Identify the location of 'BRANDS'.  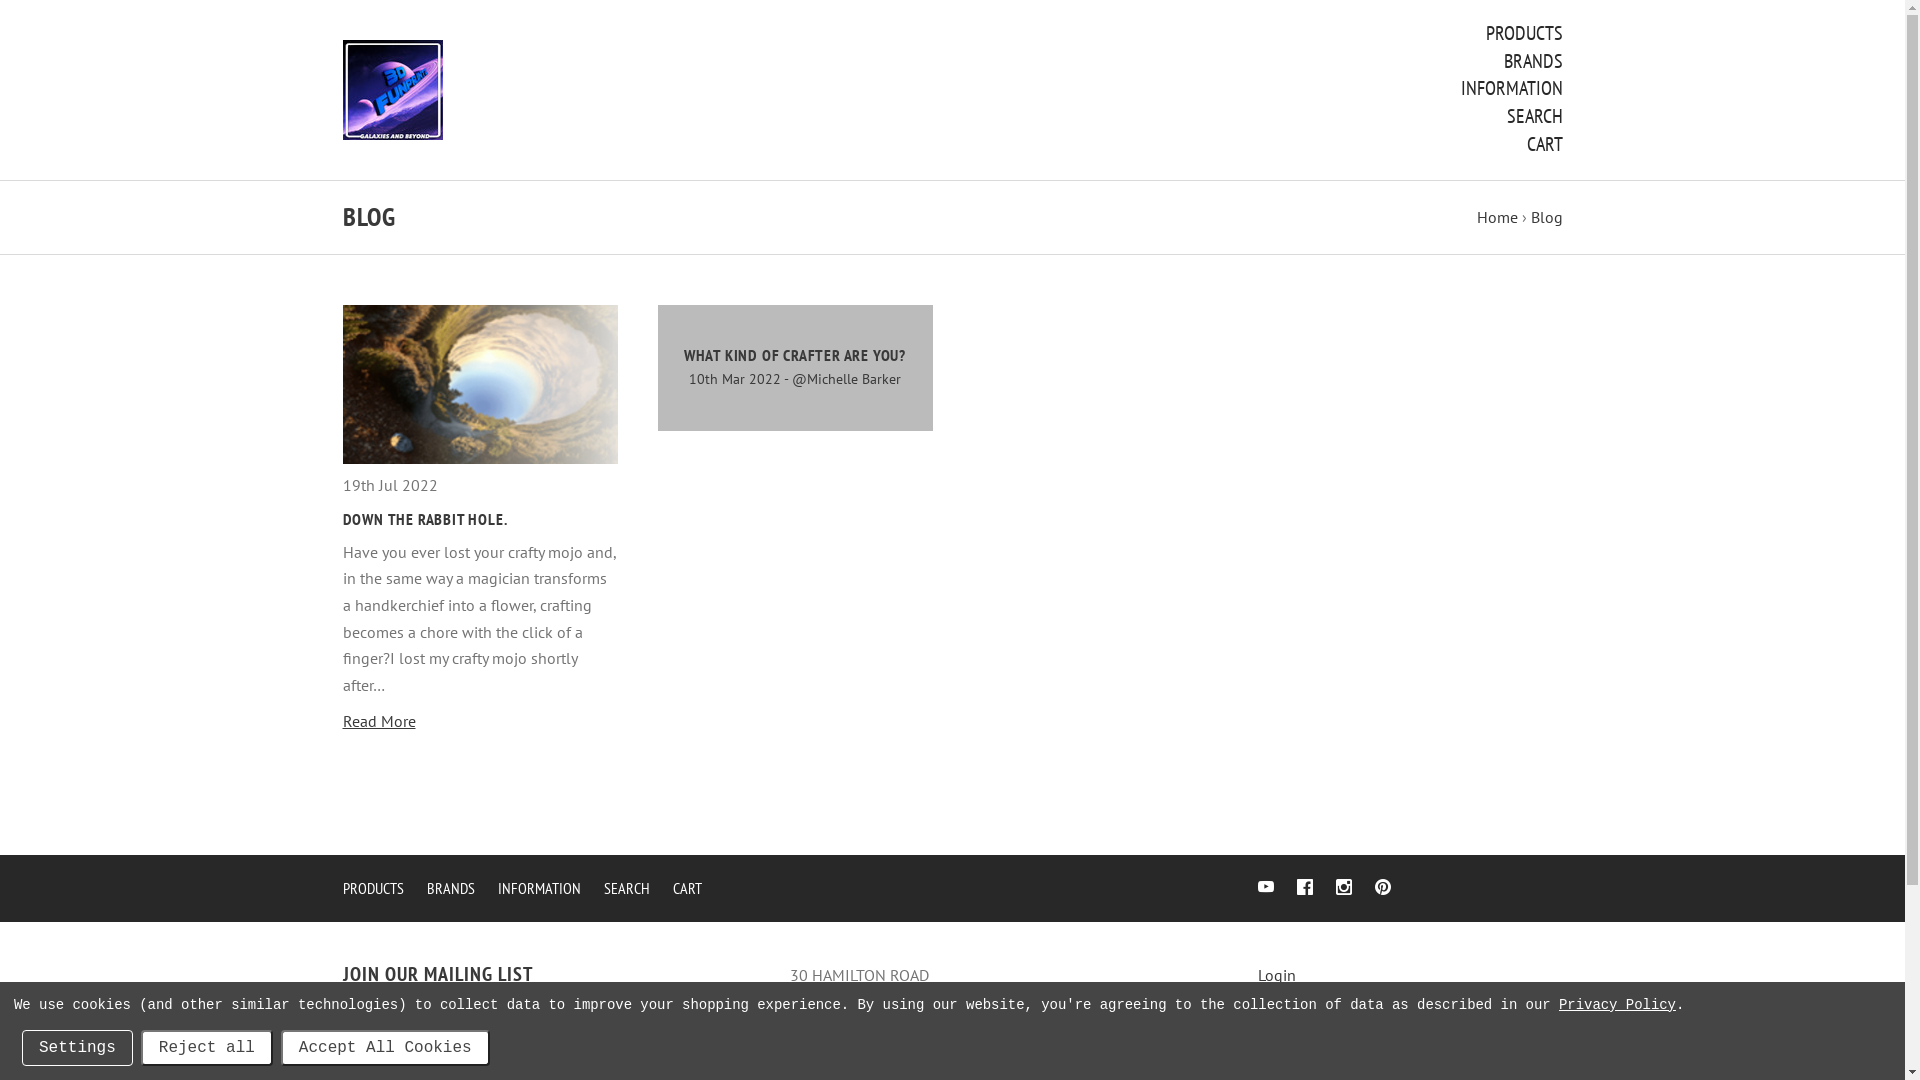
(425, 886).